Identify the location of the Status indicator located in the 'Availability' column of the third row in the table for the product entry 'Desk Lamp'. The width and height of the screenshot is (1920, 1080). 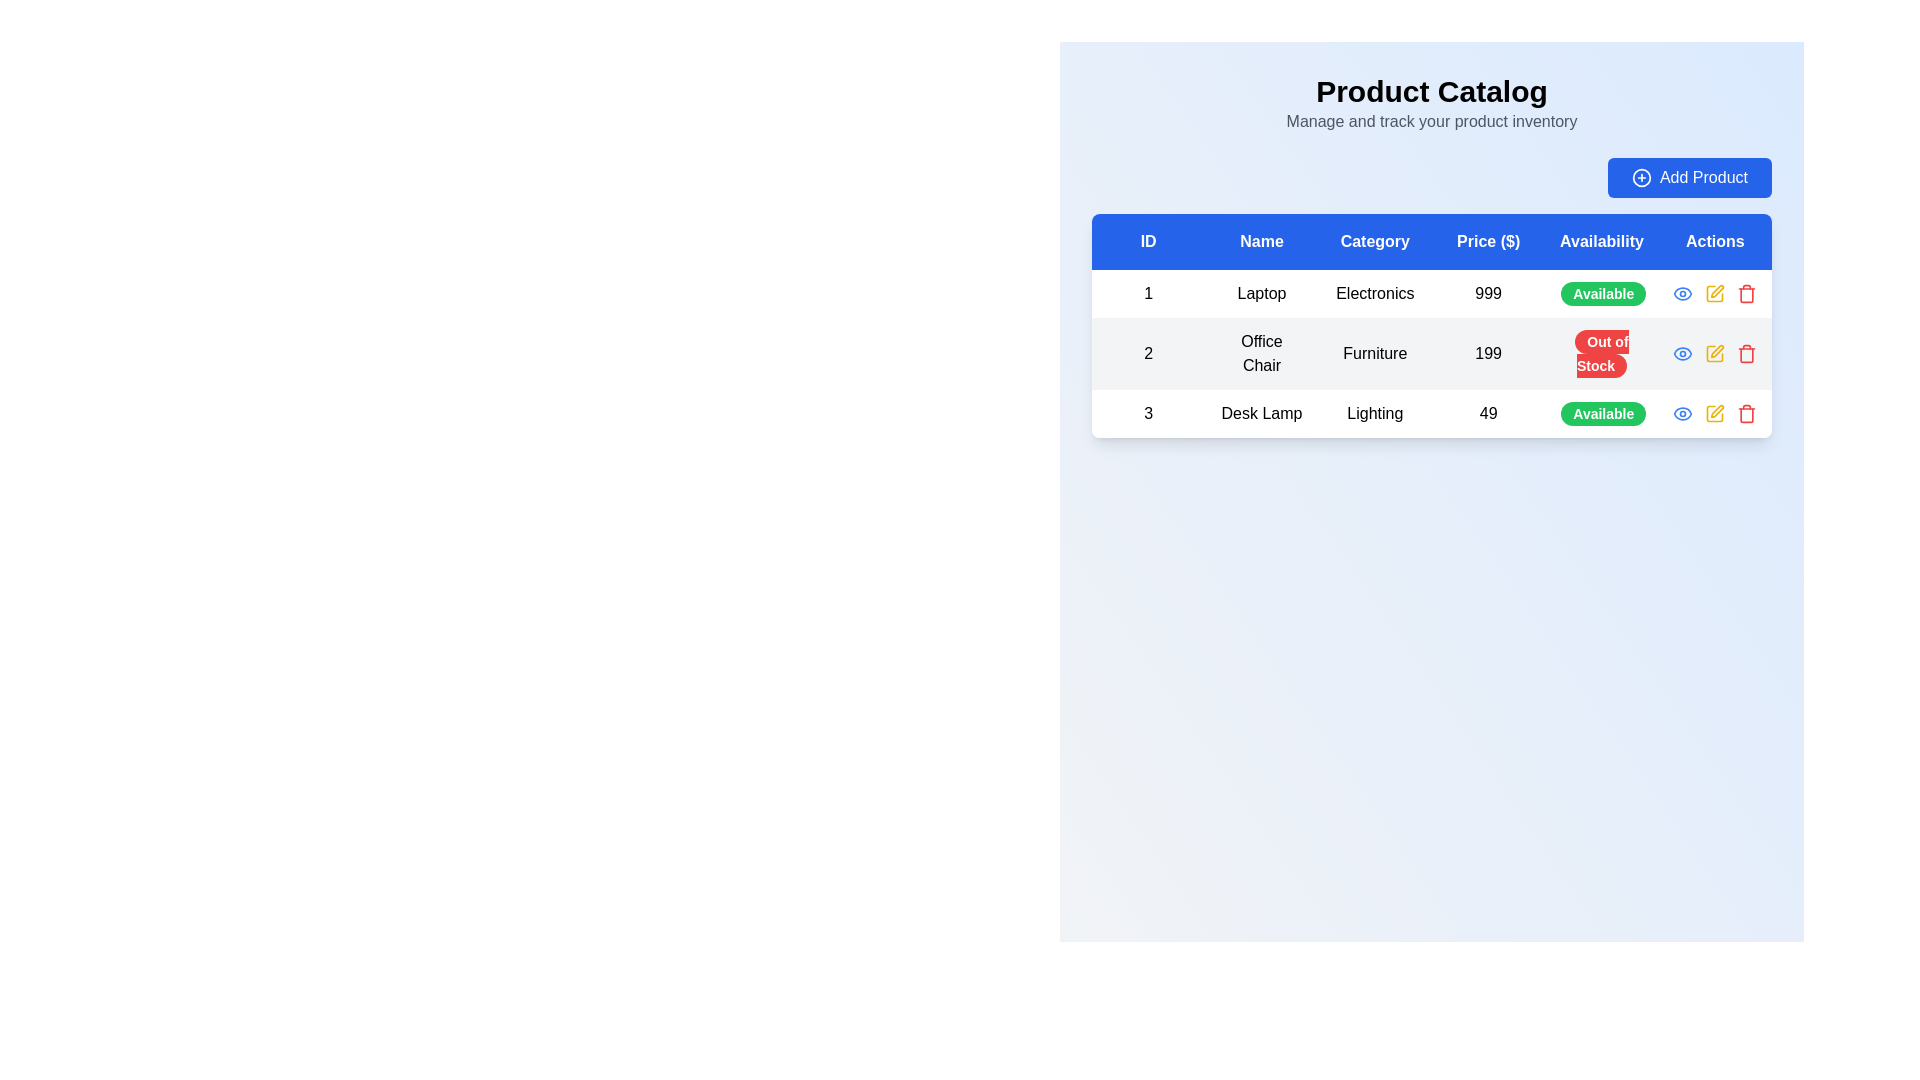
(1602, 412).